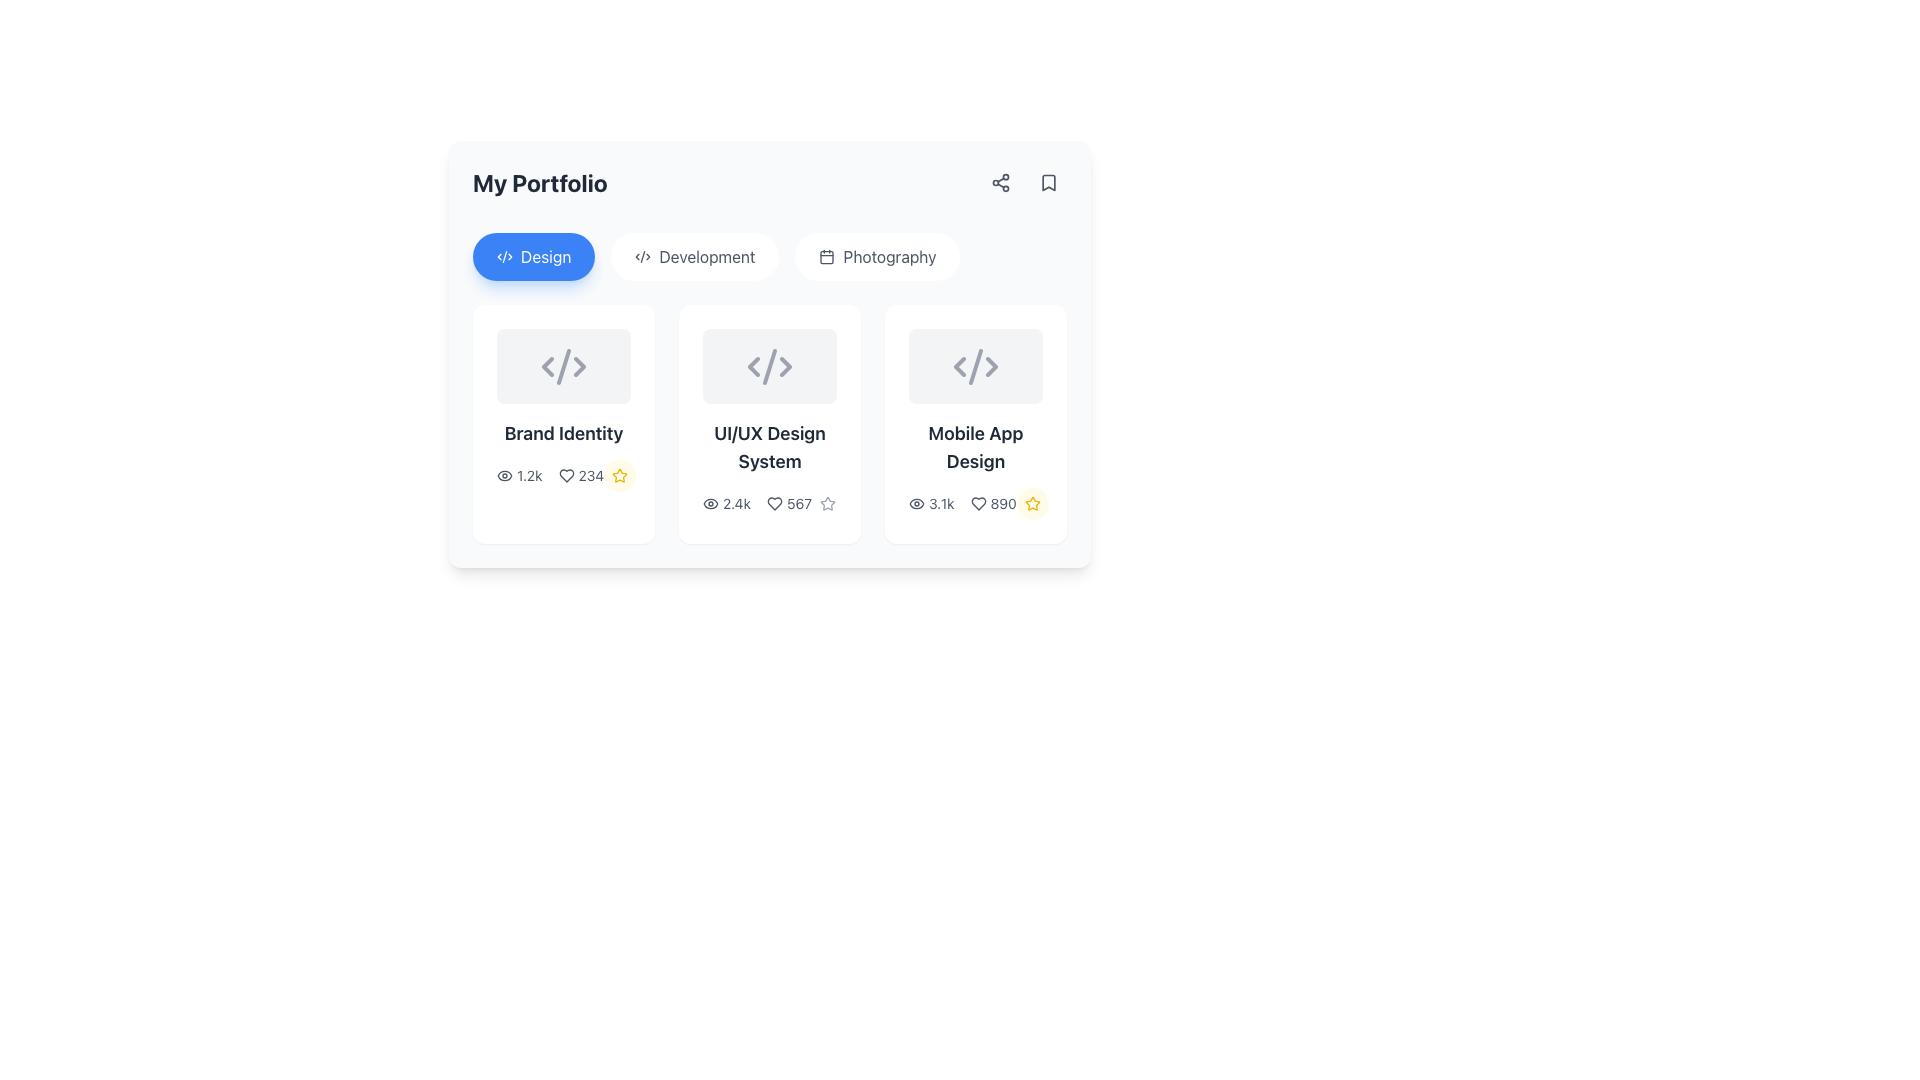 Image resolution: width=1920 pixels, height=1080 pixels. I want to click on the non-interactive card component representing a portfolio item located in the second column of the My Portfolio section, positioned between the cards titled Brand Identity and Mobile App Design, so click(768, 423).